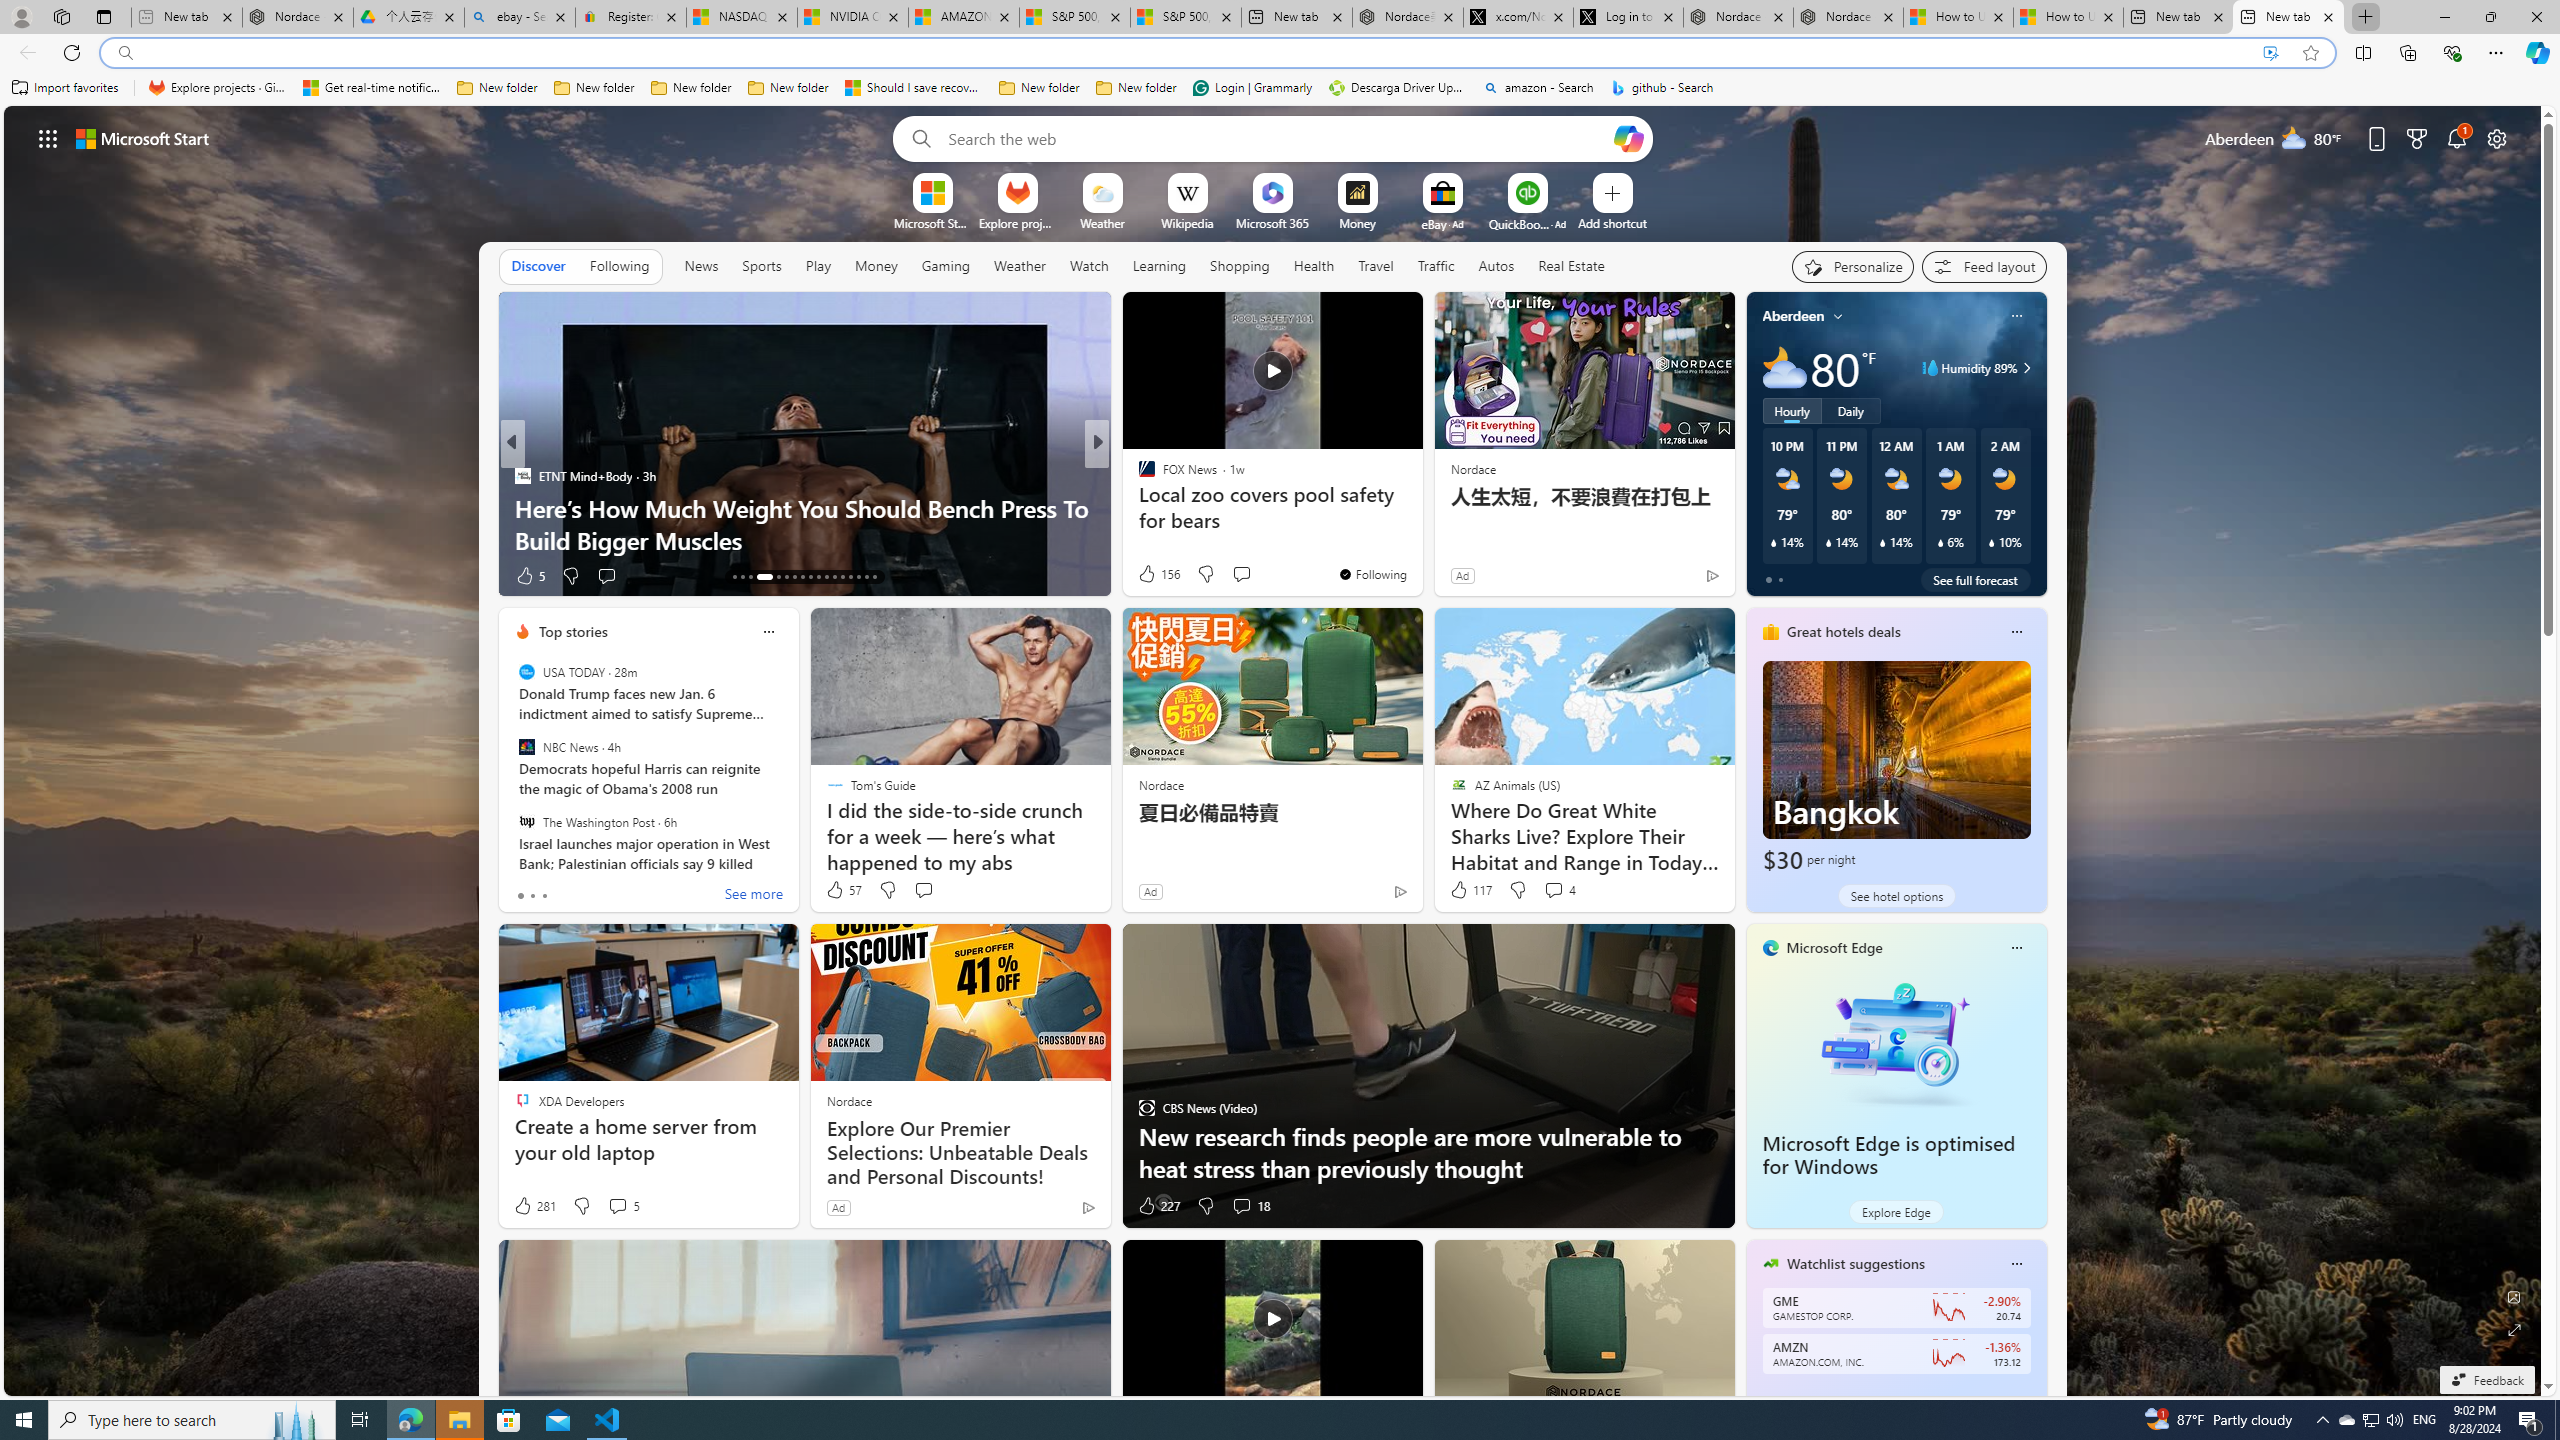  I want to click on 'Real Estate', so click(1570, 264).